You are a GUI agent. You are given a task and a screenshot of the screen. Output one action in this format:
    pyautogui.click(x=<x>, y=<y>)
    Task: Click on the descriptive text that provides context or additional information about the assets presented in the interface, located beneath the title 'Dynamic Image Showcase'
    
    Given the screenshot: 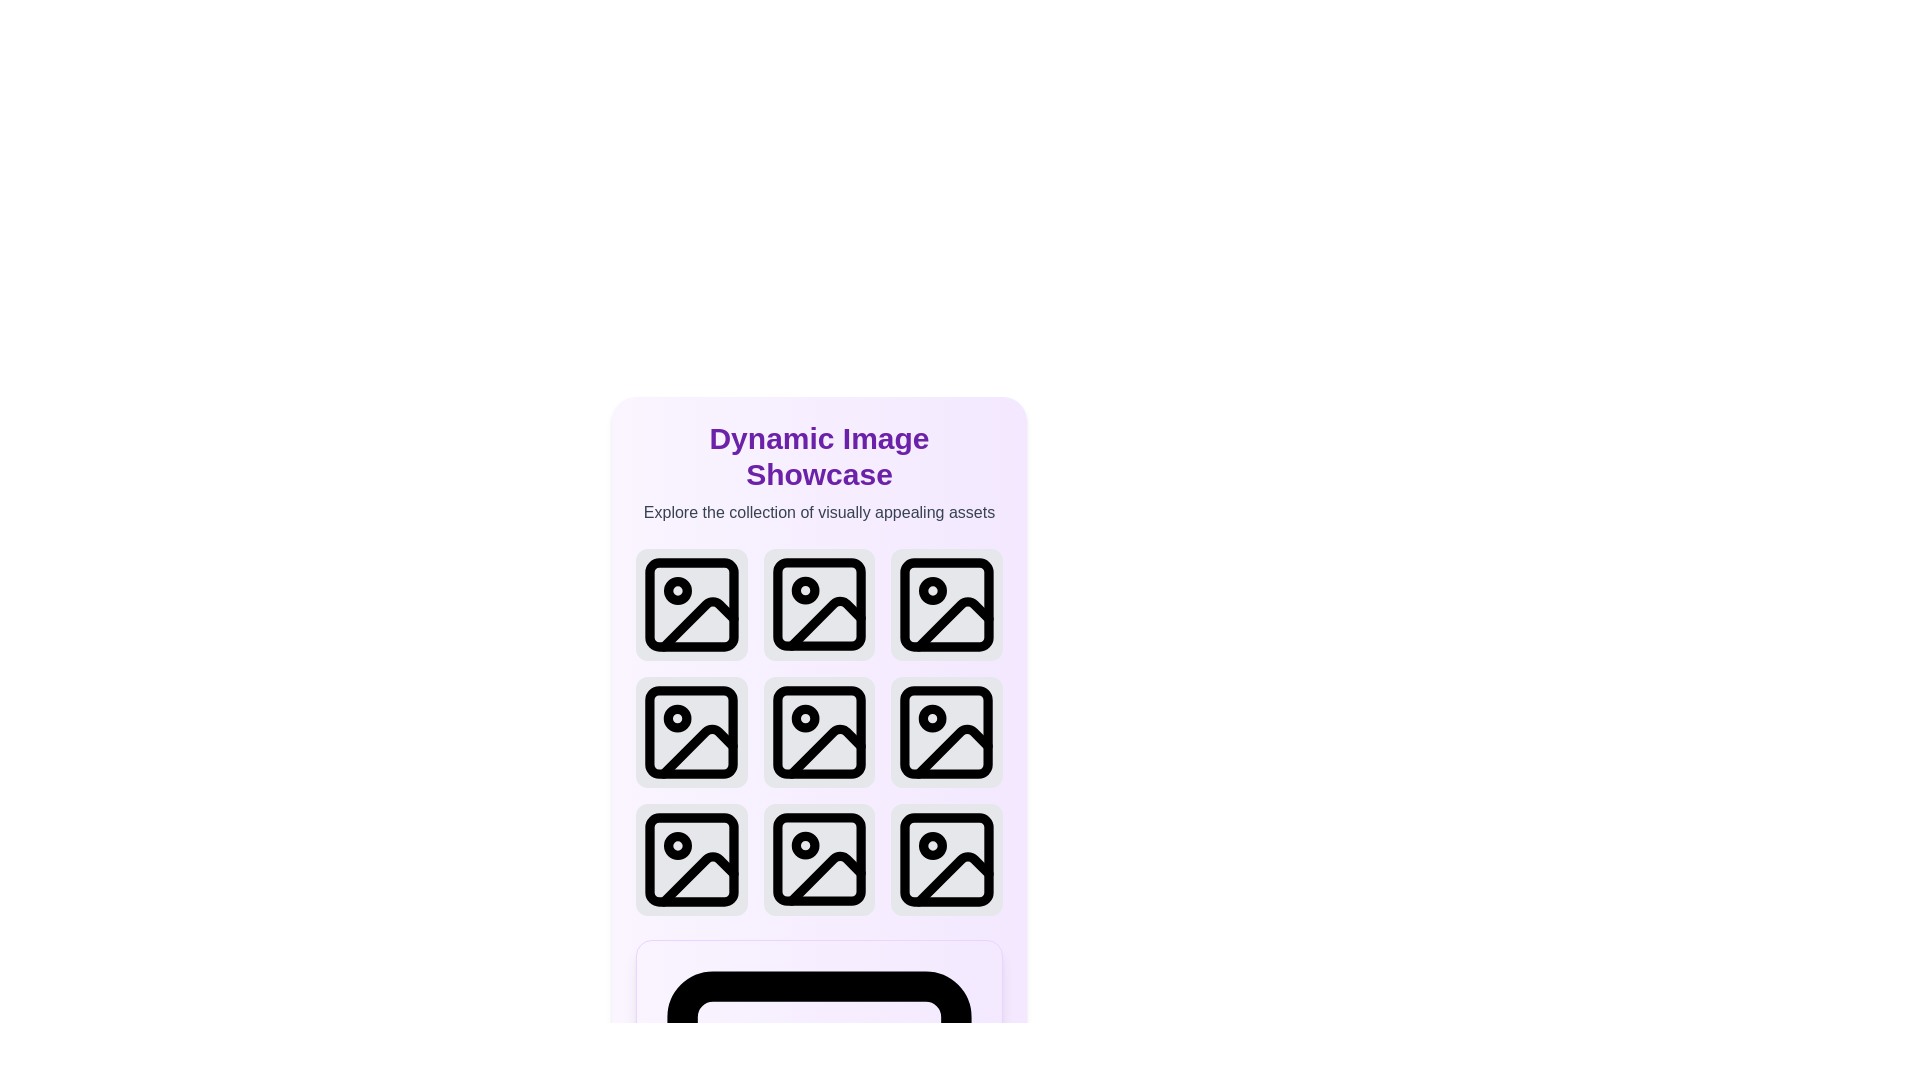 What is the action you would take?
    pyautogui.click(x=819, y=512)
    